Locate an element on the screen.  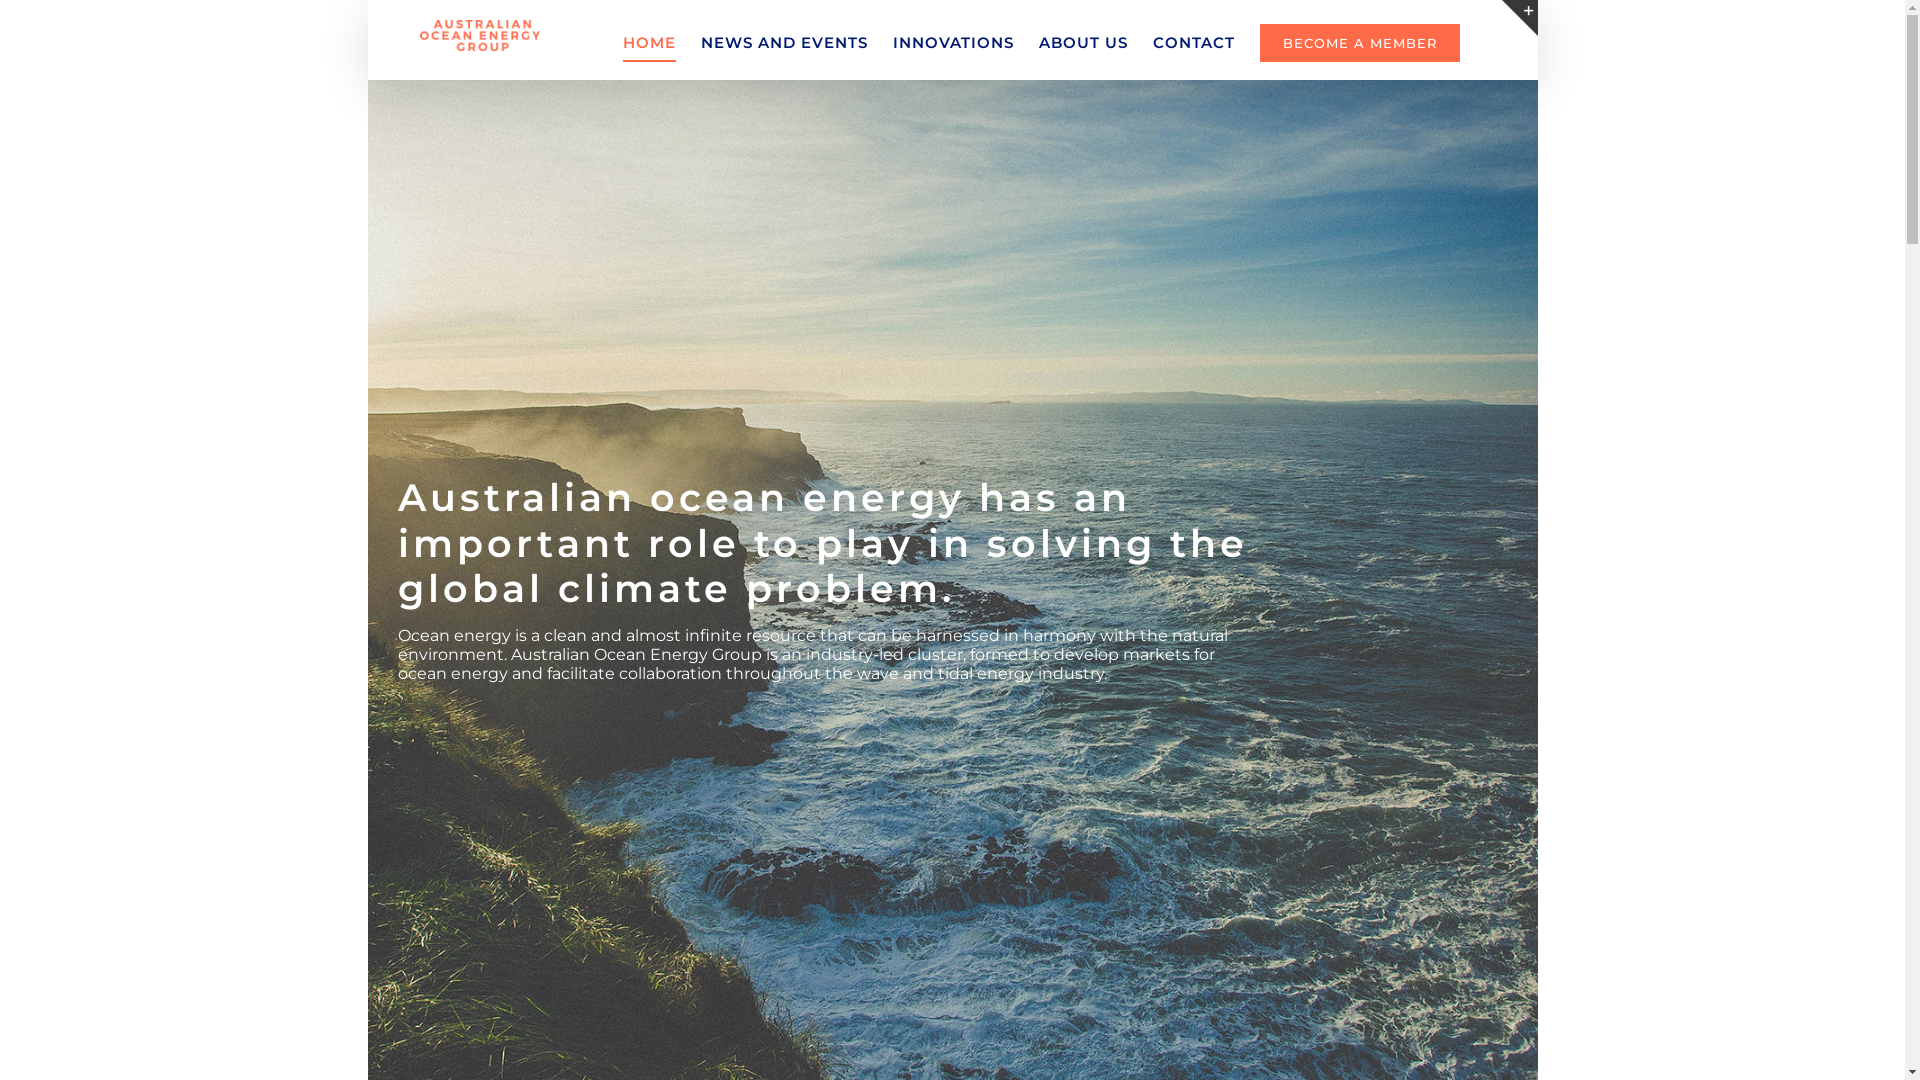
'Toggle Sliding Bar Area' is located at coordinates (1520, 18).